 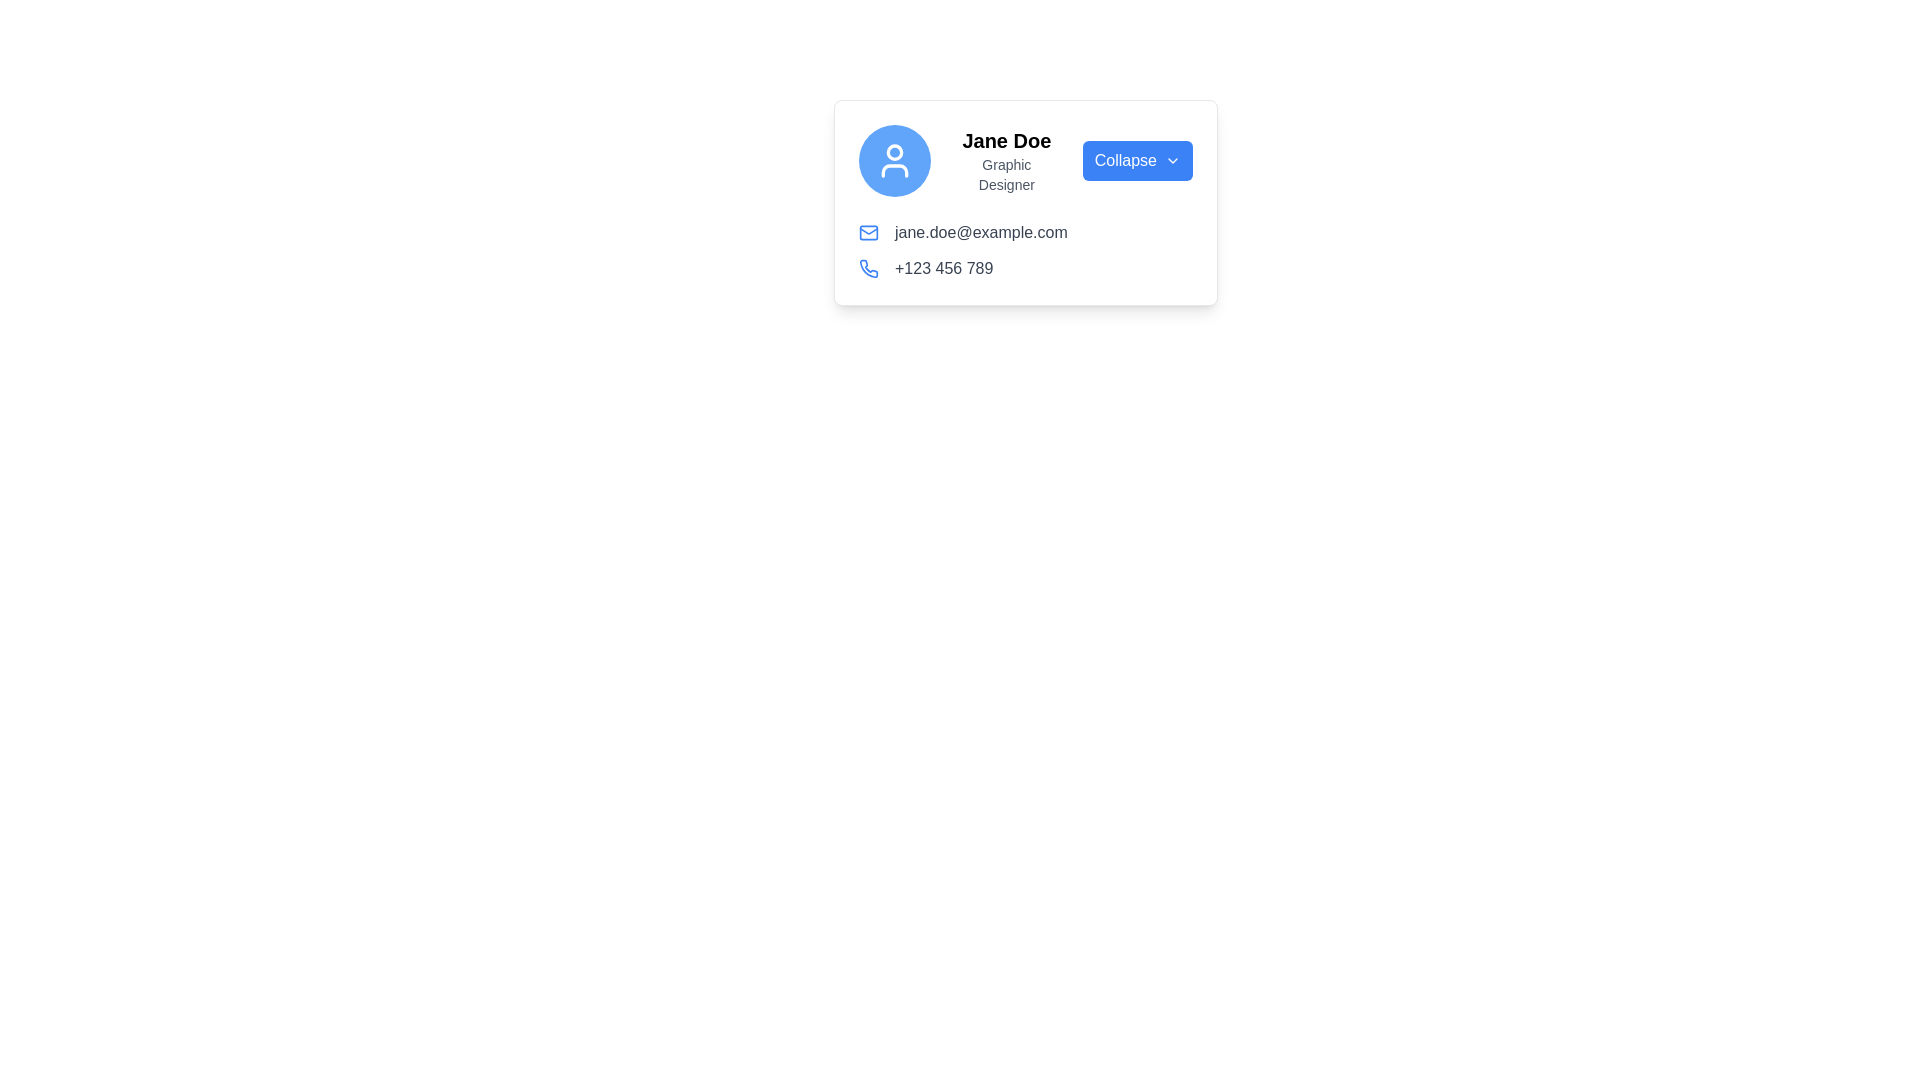 What do you see at coordinates (981, 231) in the screenshot?
I see `the email address displayed under the user's name` at bounding box center [981, 231].